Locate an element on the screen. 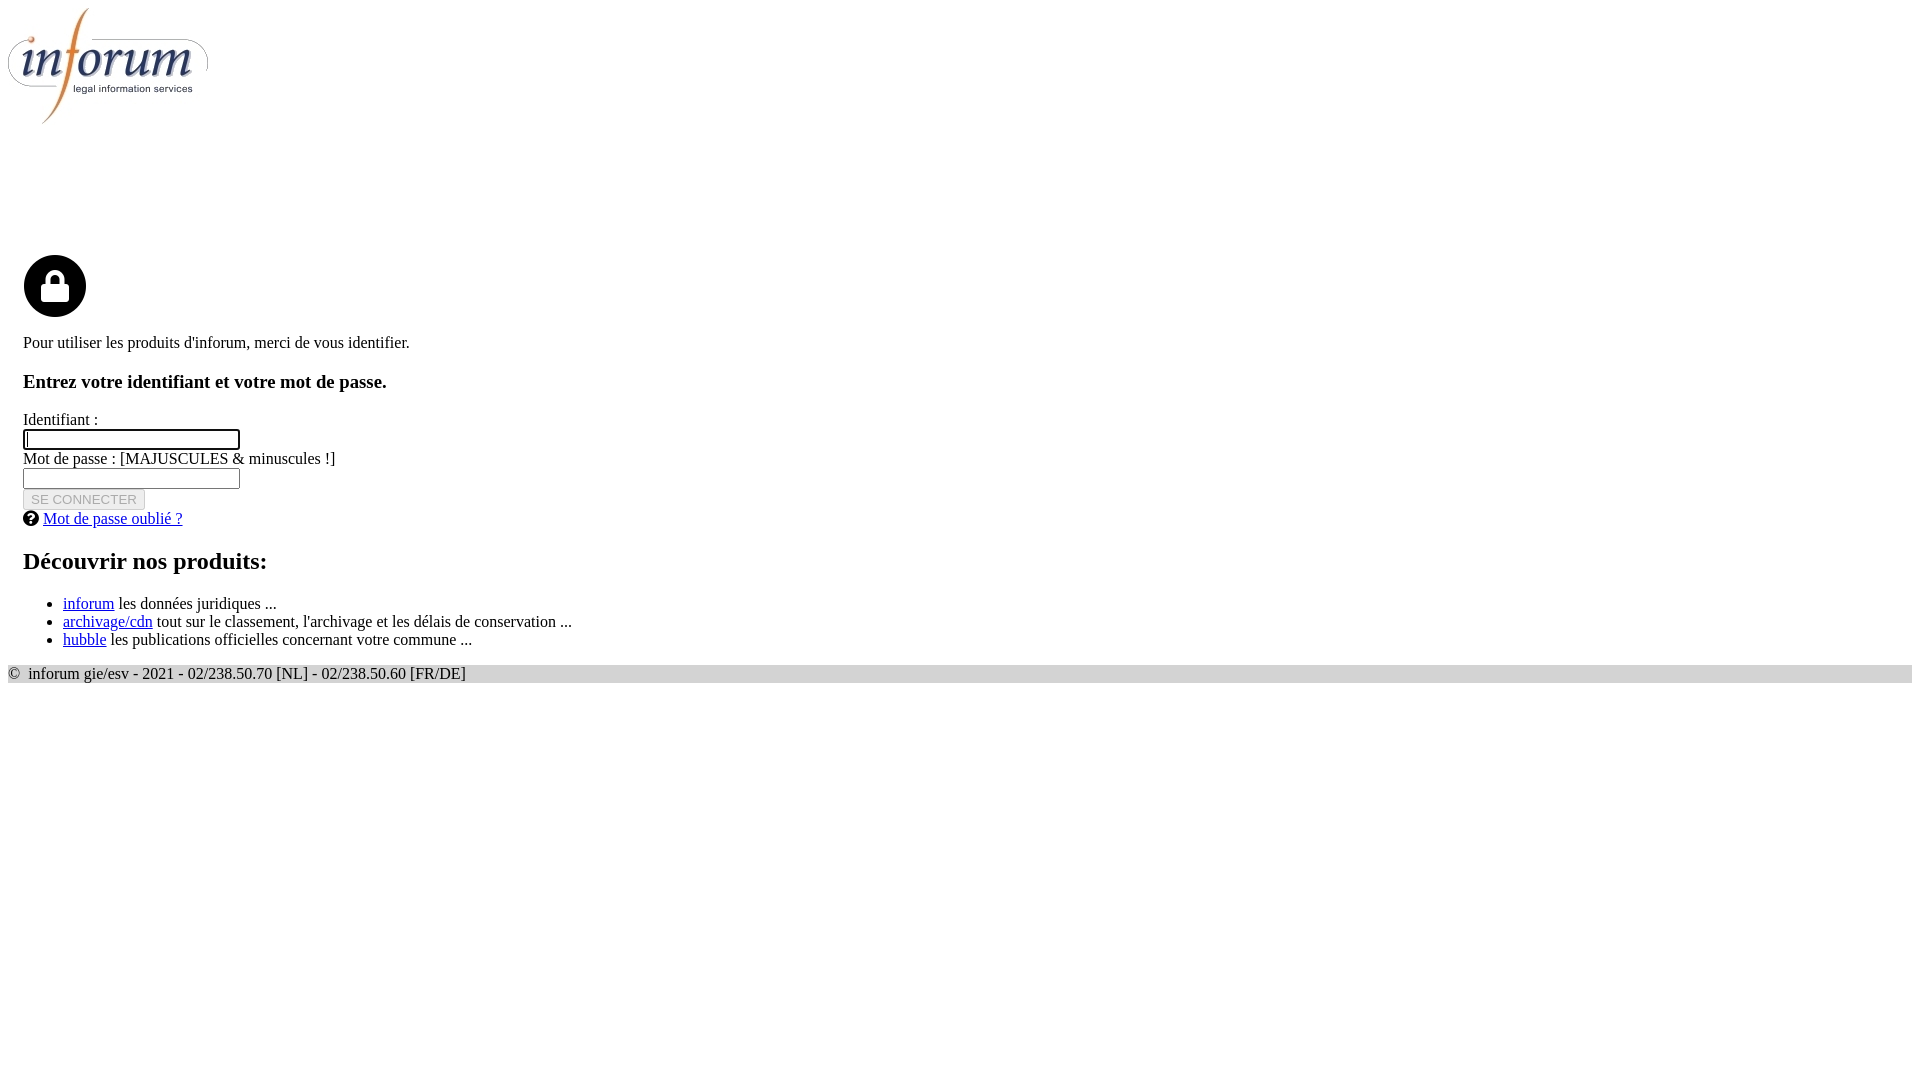  'archivage/cdn' is located at coordinates (106, 620).